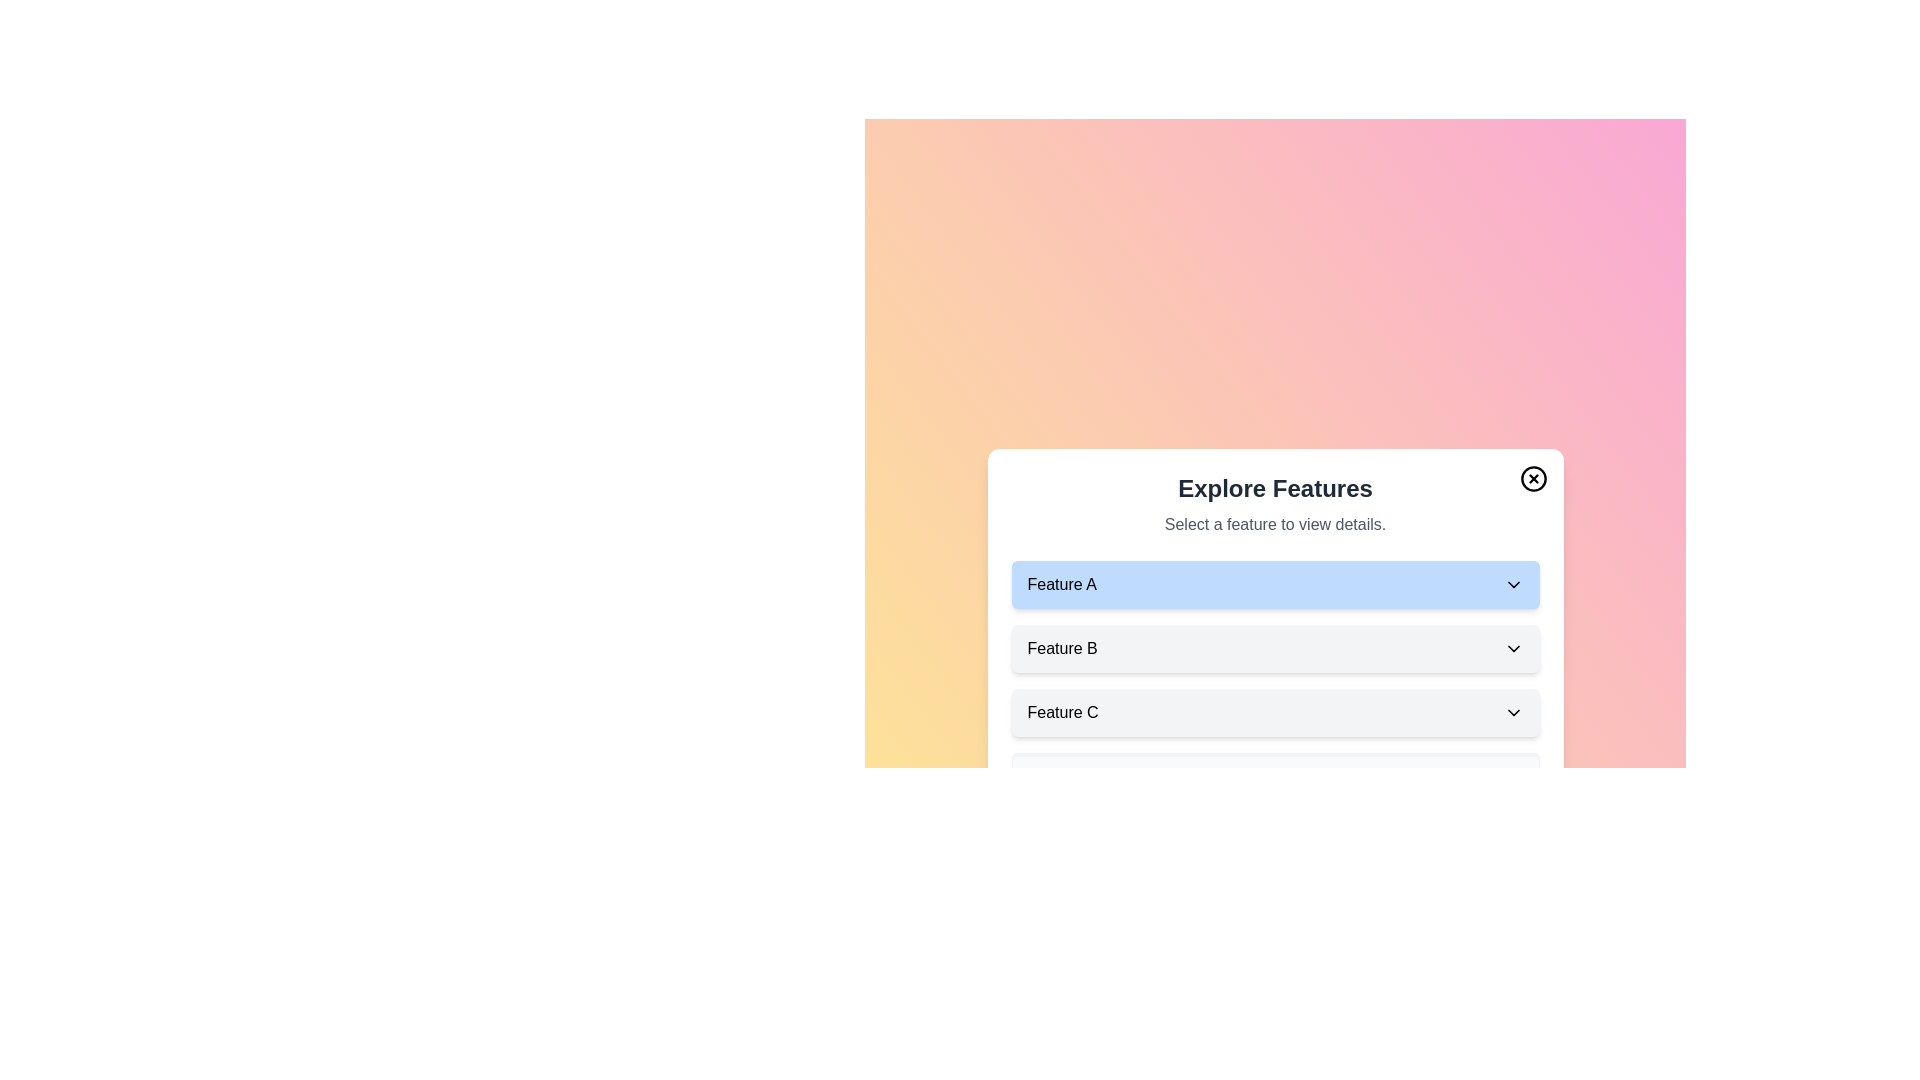 This screenshot has width=1920, height=1080. What do you see at coordinates (1532, 478) in the screenshot?
I see `the close button at the top-right corner of the dialog` at bounding box center [1532, 478].